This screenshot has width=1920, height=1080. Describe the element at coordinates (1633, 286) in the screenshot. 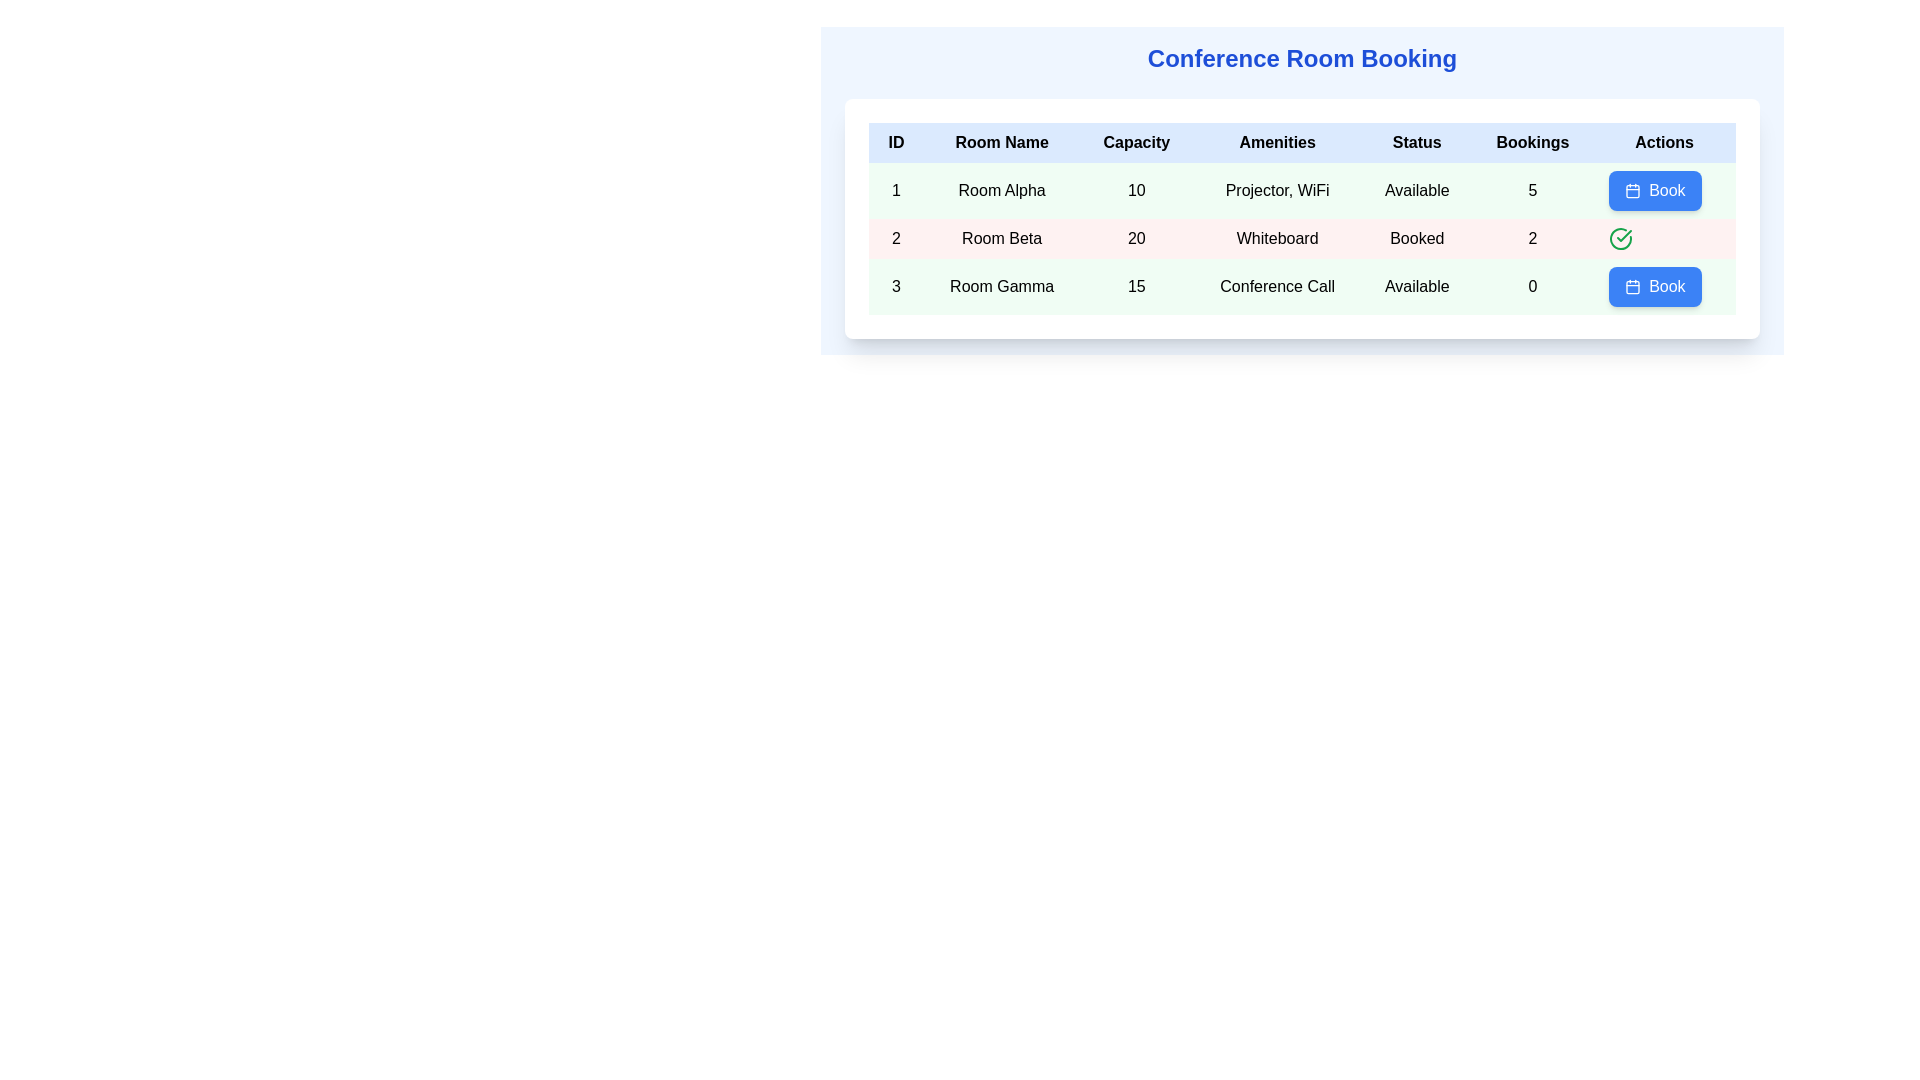

I see `the small calendar icon within the blue 'Book' button located in the 'Actions' column of the third row for 'Room Gamma'` at that location.